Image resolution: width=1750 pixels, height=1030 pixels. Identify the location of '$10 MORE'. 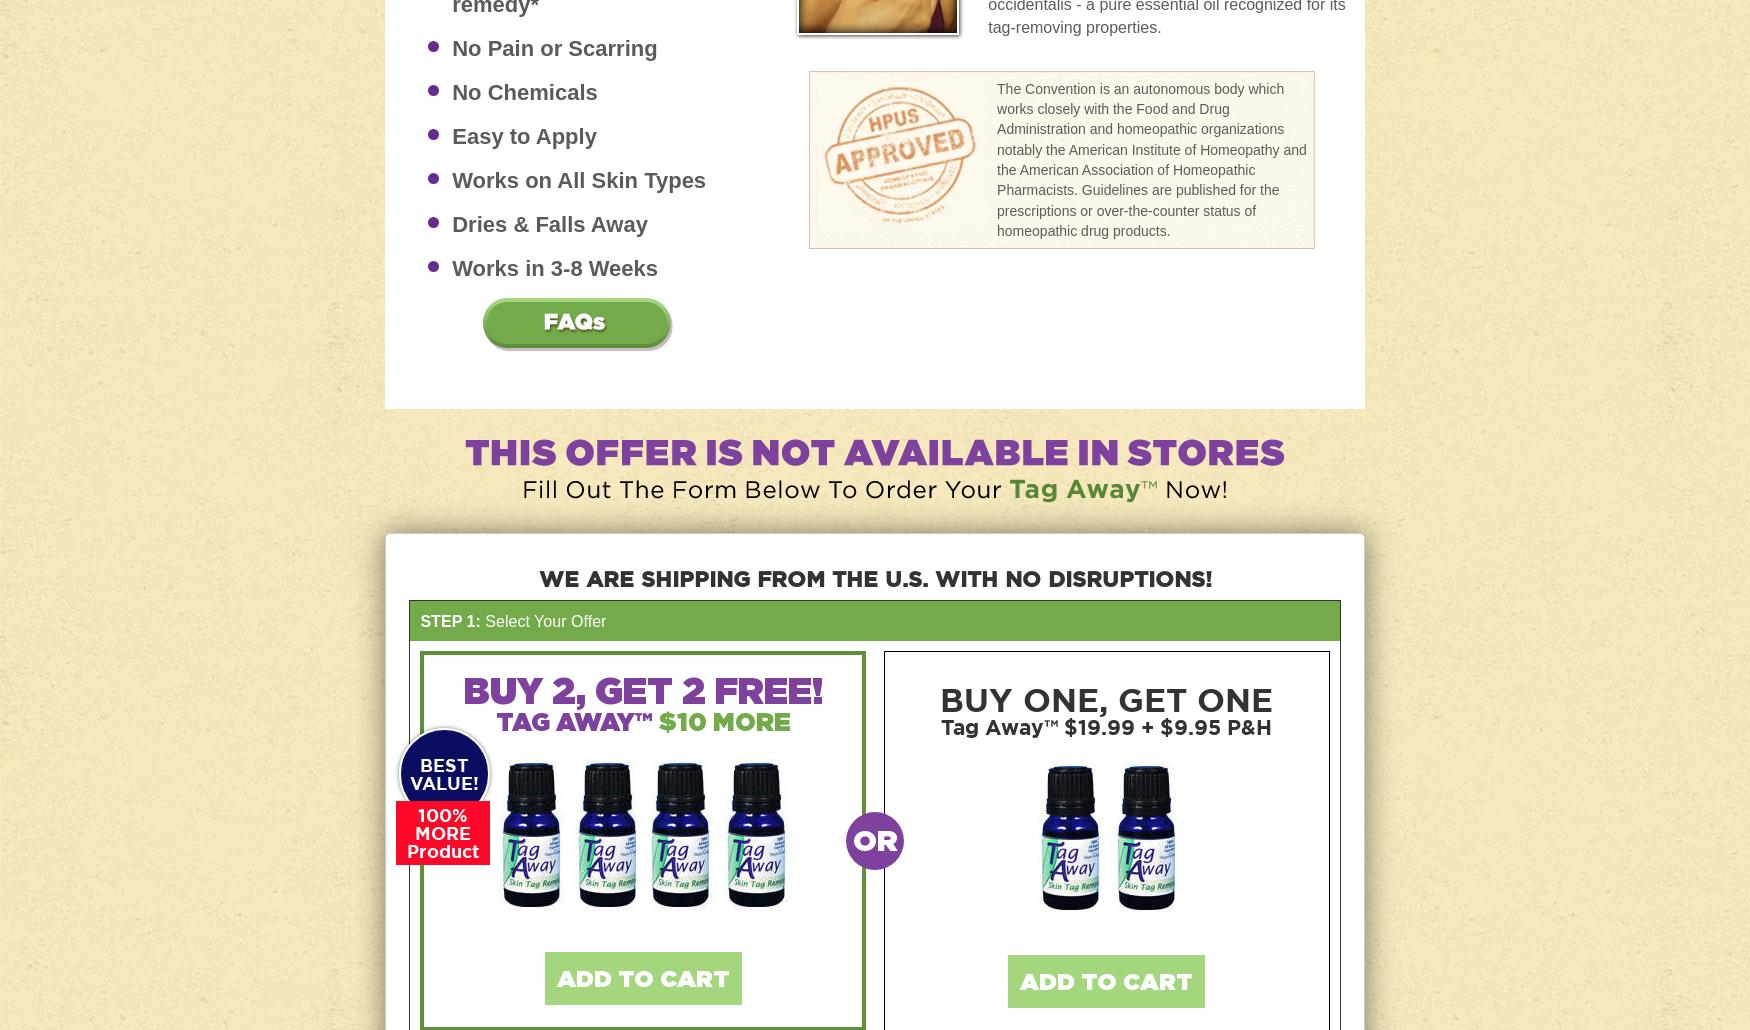
(723, 721).